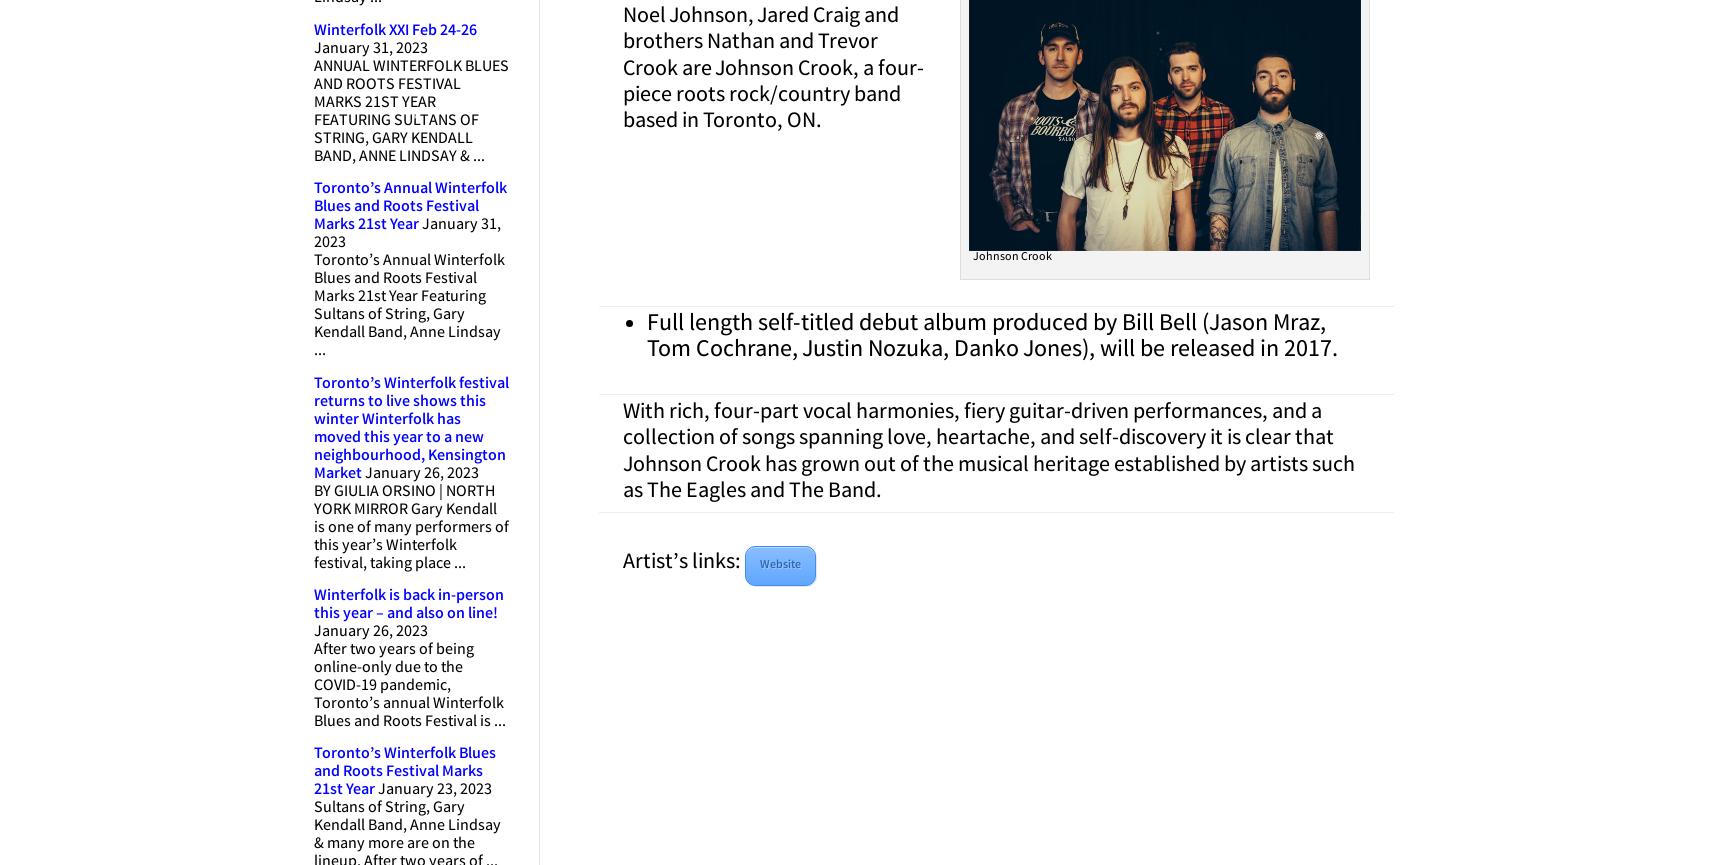 The height and width of the screenshot is (865, 1710). I want to click on 'ANNUAL WINTERFOLK BLUES AND ROOTS FESTIVAL MARKS 21ST YEAR FEATURING SULTANS OF STRING, GARY KENDALL BAND, ANNE LINDSAY & ...', so click(410, 111).